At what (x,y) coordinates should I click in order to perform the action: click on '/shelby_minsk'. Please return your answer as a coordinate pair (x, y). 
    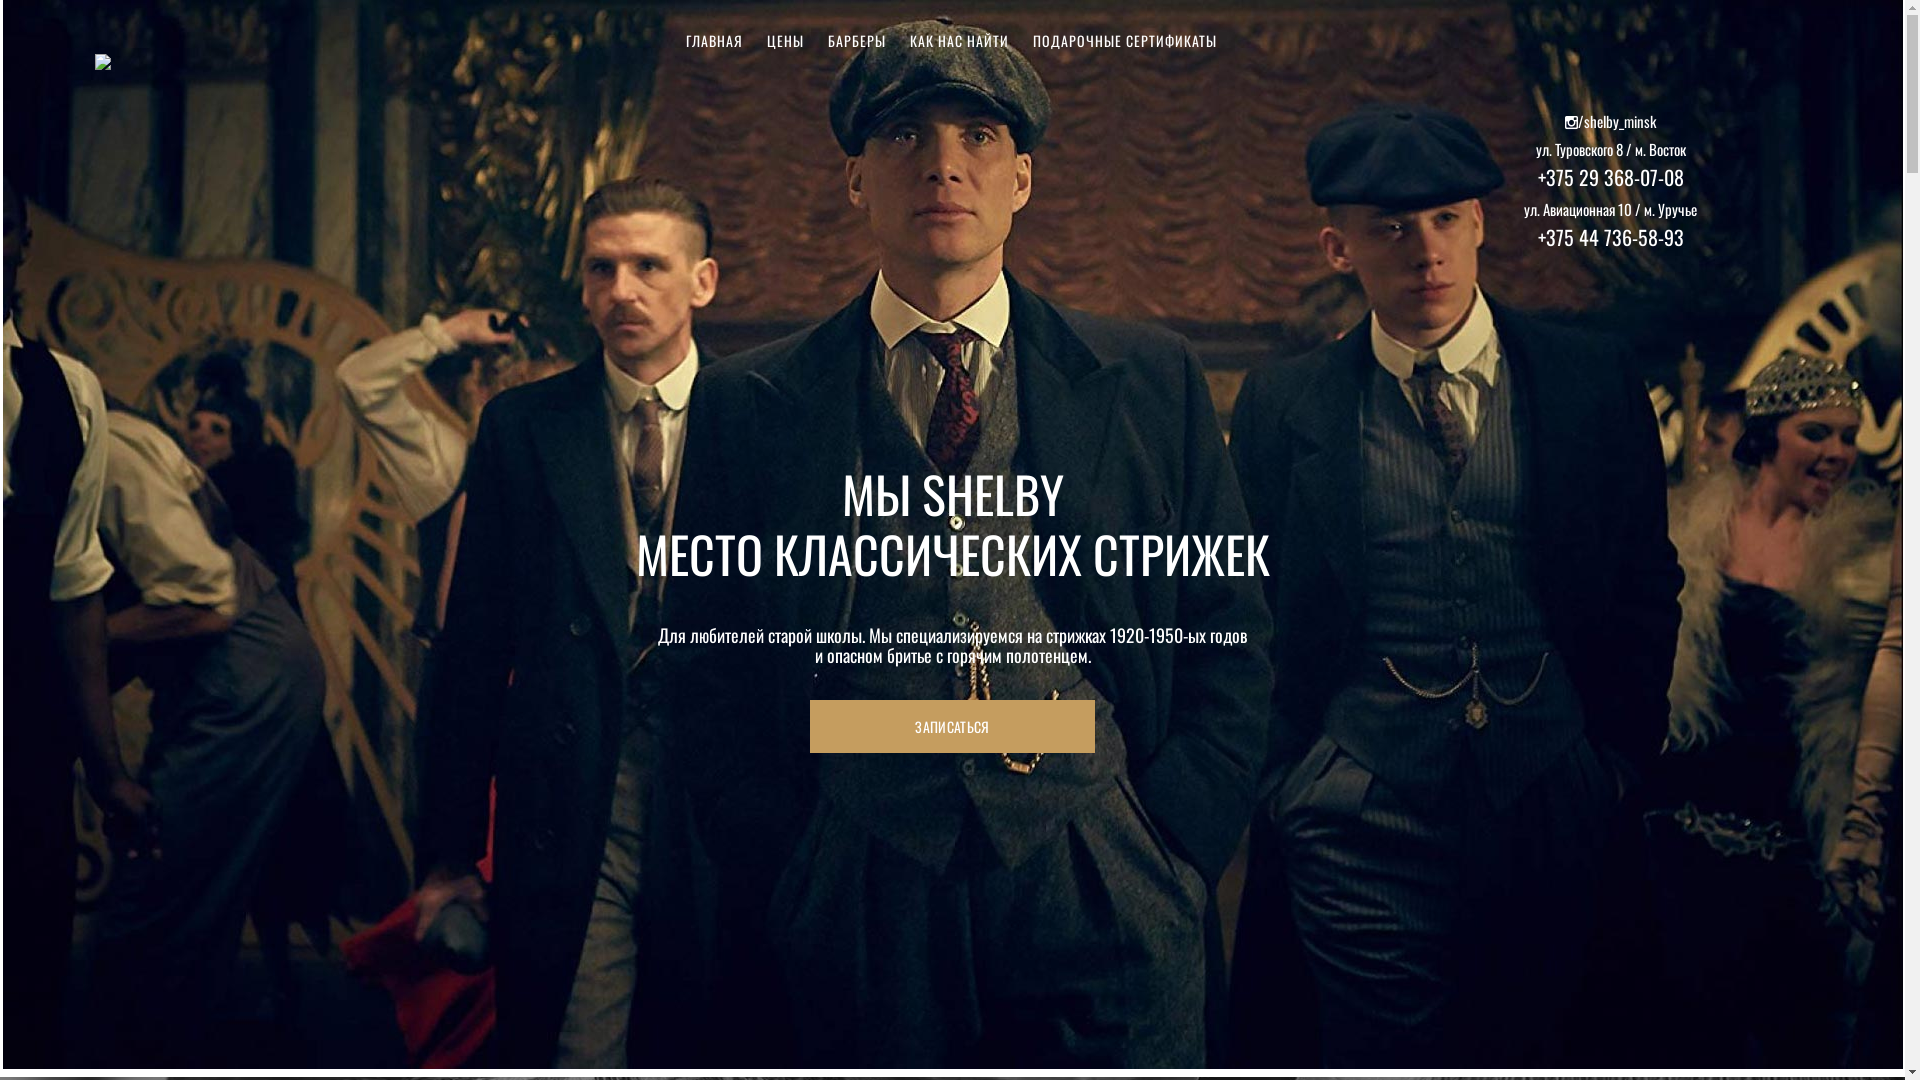
    Looking at the image, I should click on (1610, 122).